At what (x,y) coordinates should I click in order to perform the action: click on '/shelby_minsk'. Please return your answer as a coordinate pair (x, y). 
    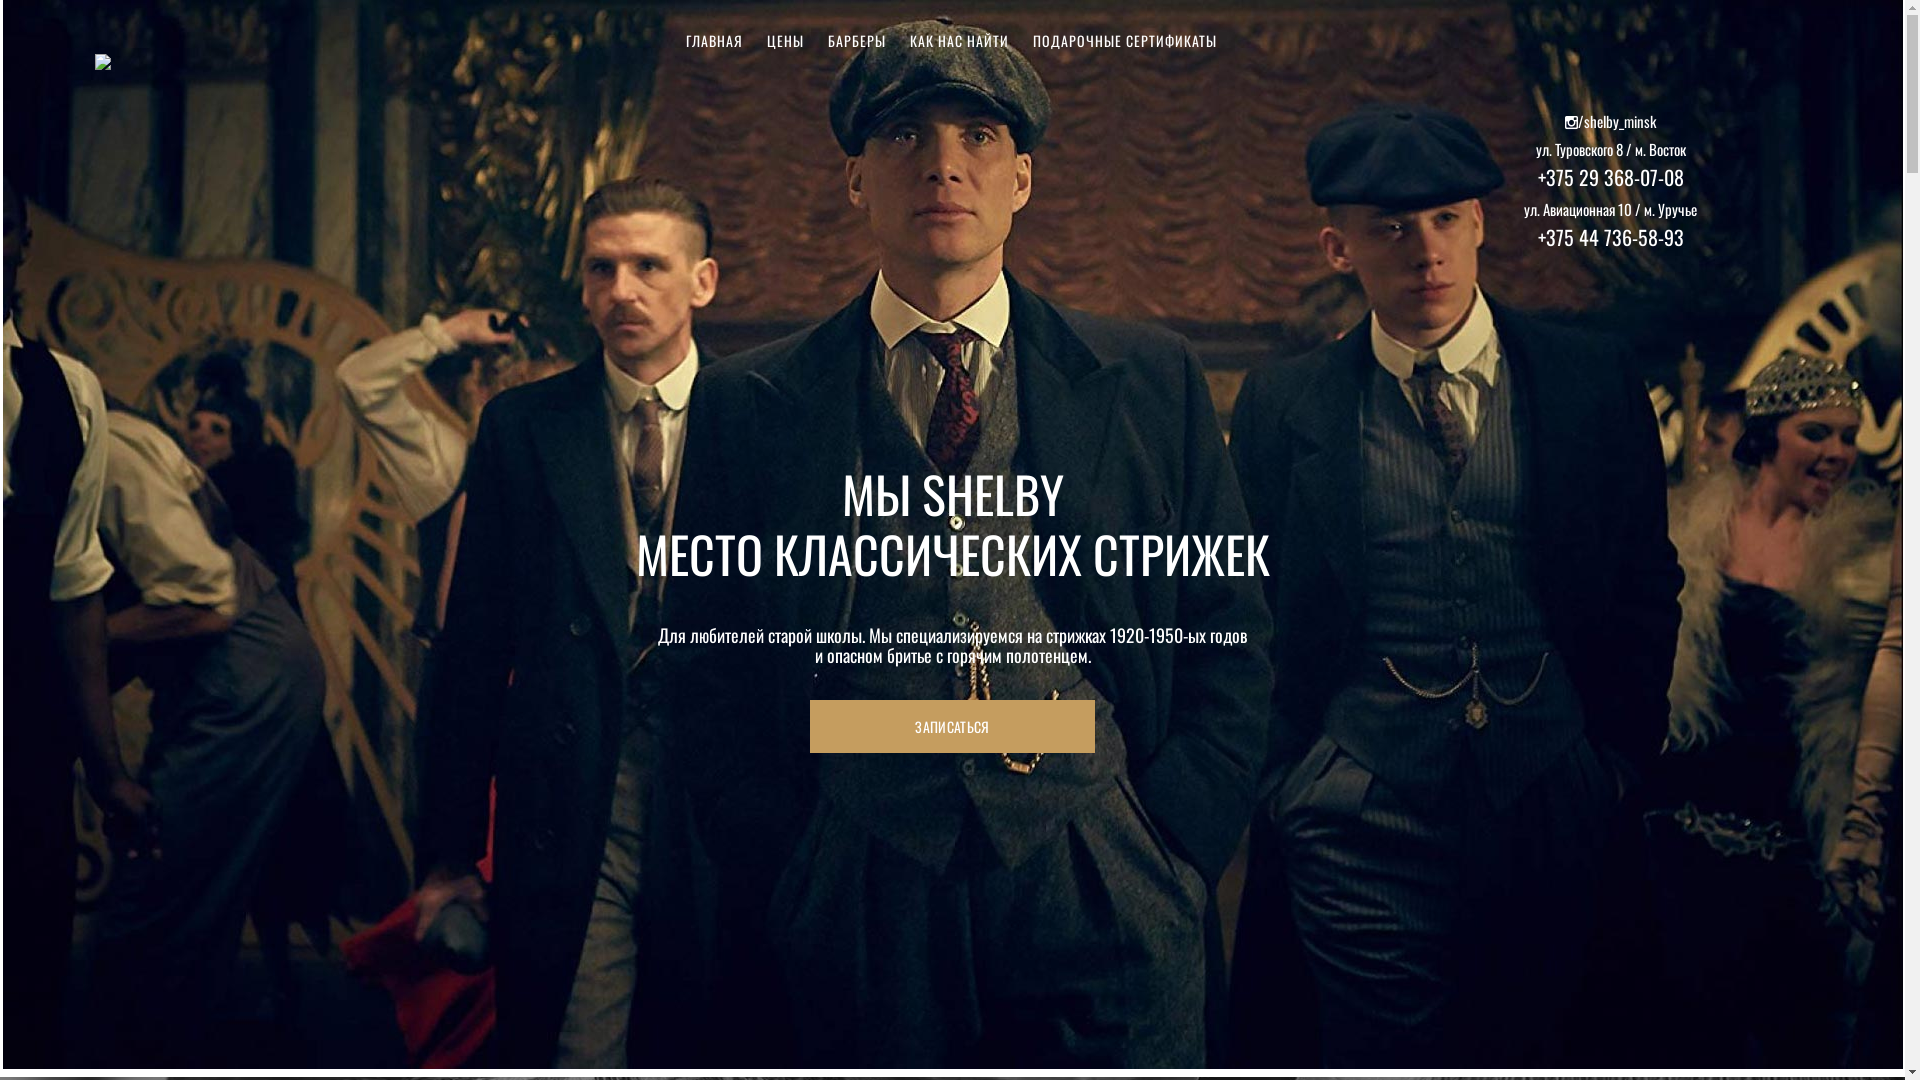
    Looking at the image, I should click on (1610, 122).